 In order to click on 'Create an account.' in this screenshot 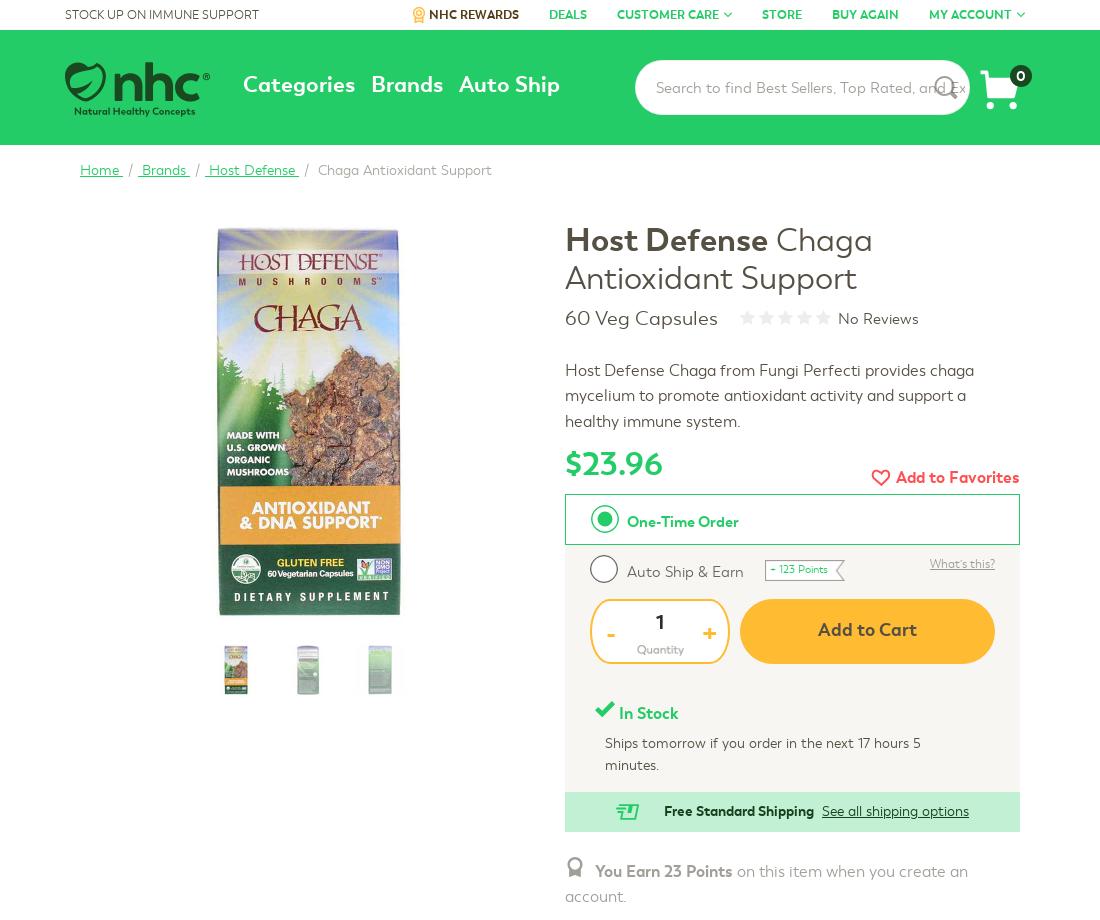, I will do `click(924, 166)`.